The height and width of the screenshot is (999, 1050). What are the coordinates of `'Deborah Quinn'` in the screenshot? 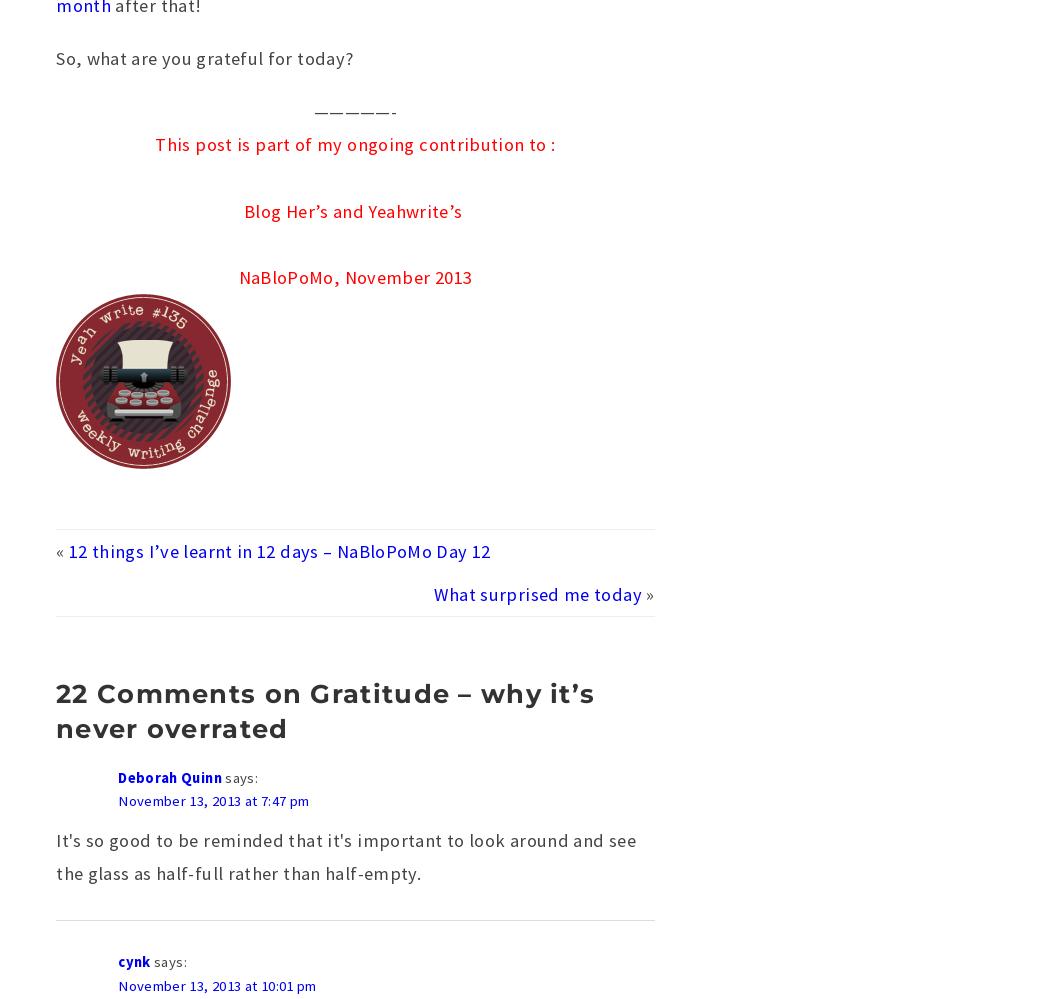 It's located at (169, 777).